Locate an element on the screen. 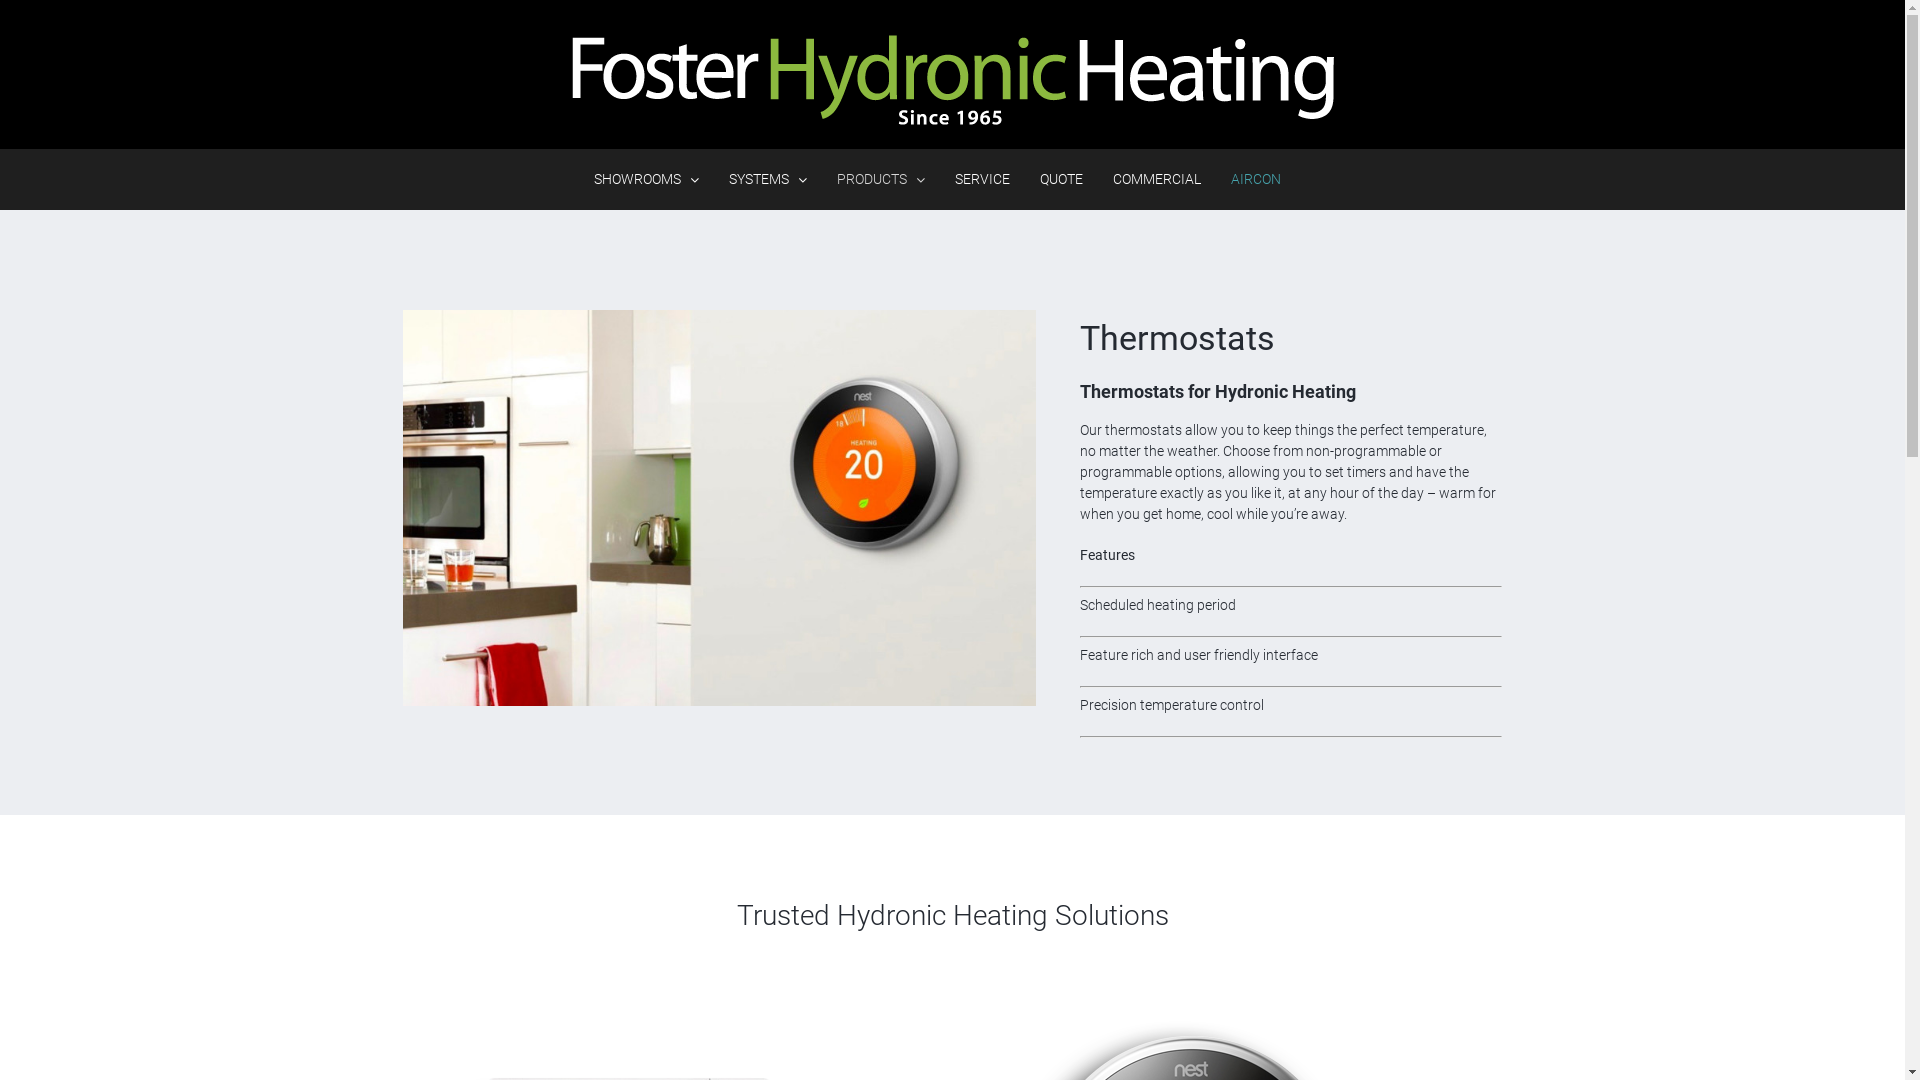 This screenshot has height=1080, width=1920. 'AIRCON' is located at coordinates (1255, 177).